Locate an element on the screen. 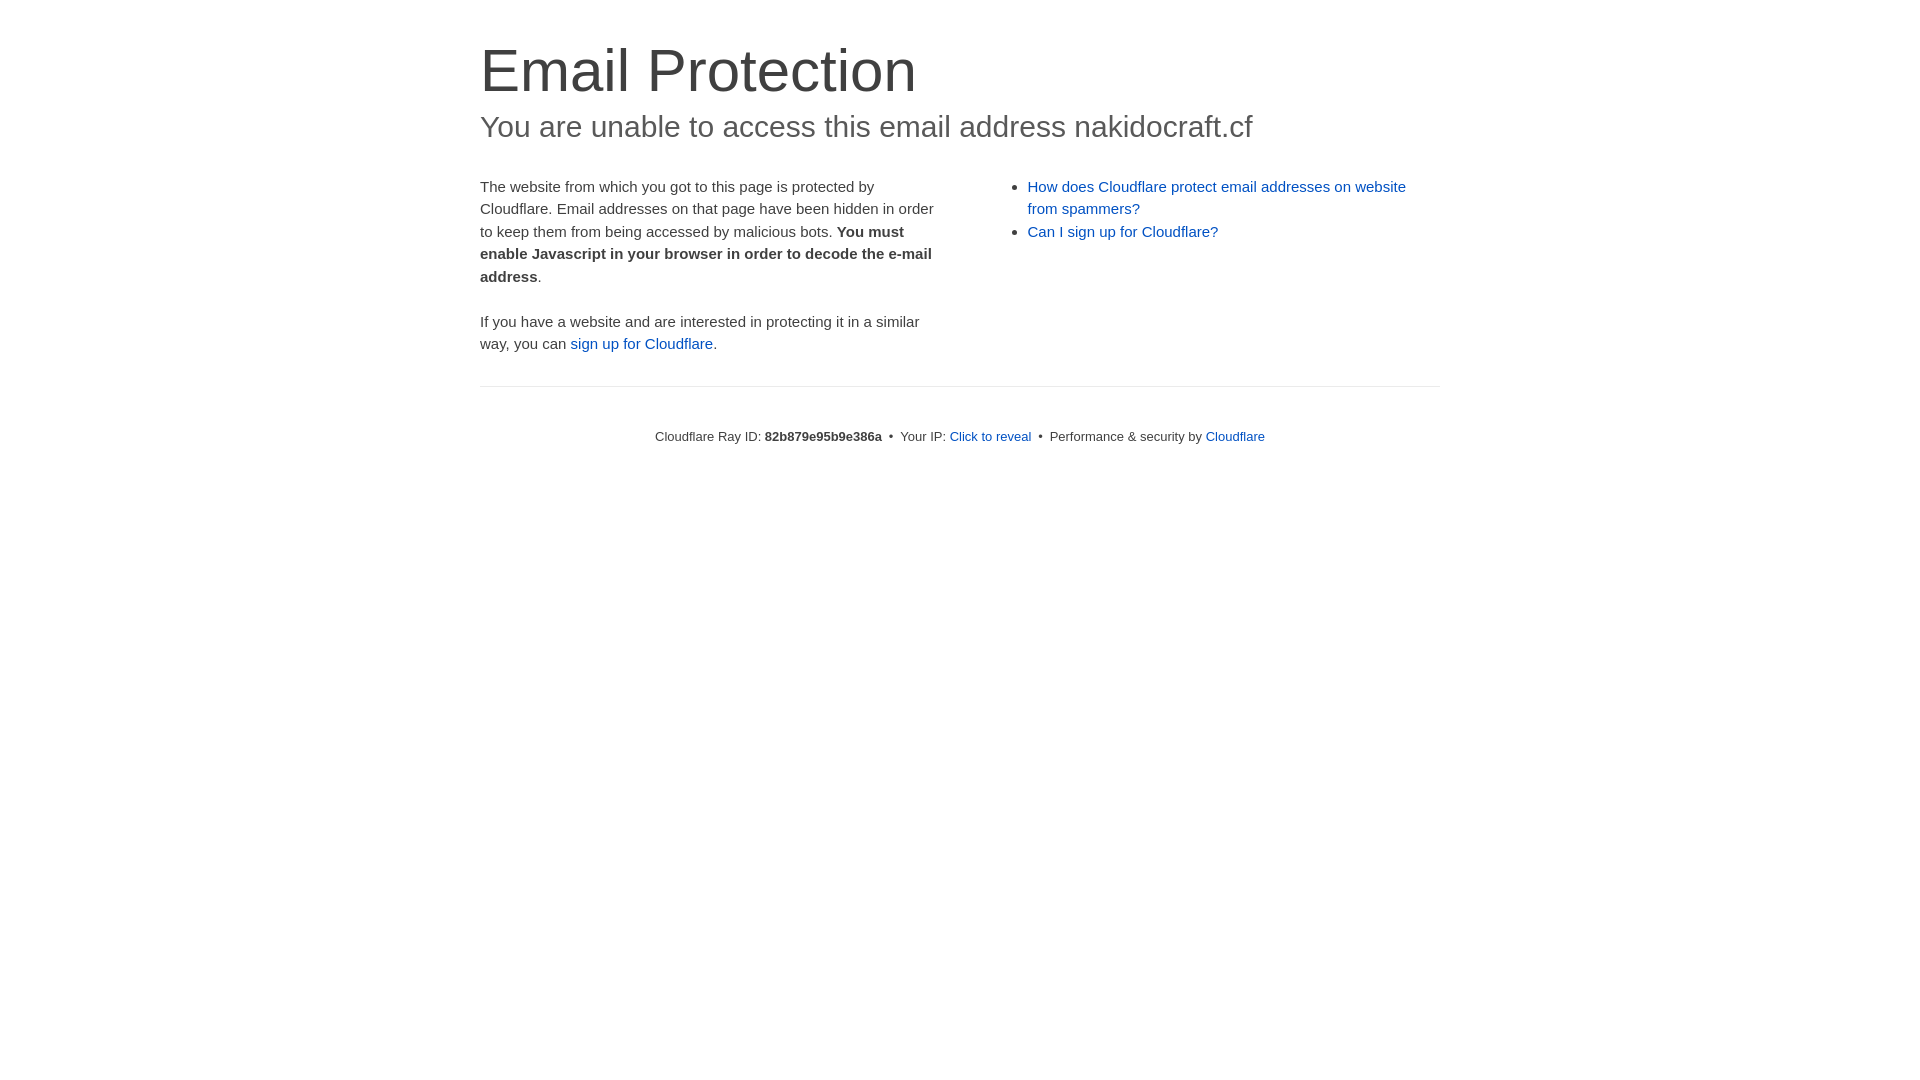  'Can I sign up for Cloudflare?' is located at coordinates (1123, 230).